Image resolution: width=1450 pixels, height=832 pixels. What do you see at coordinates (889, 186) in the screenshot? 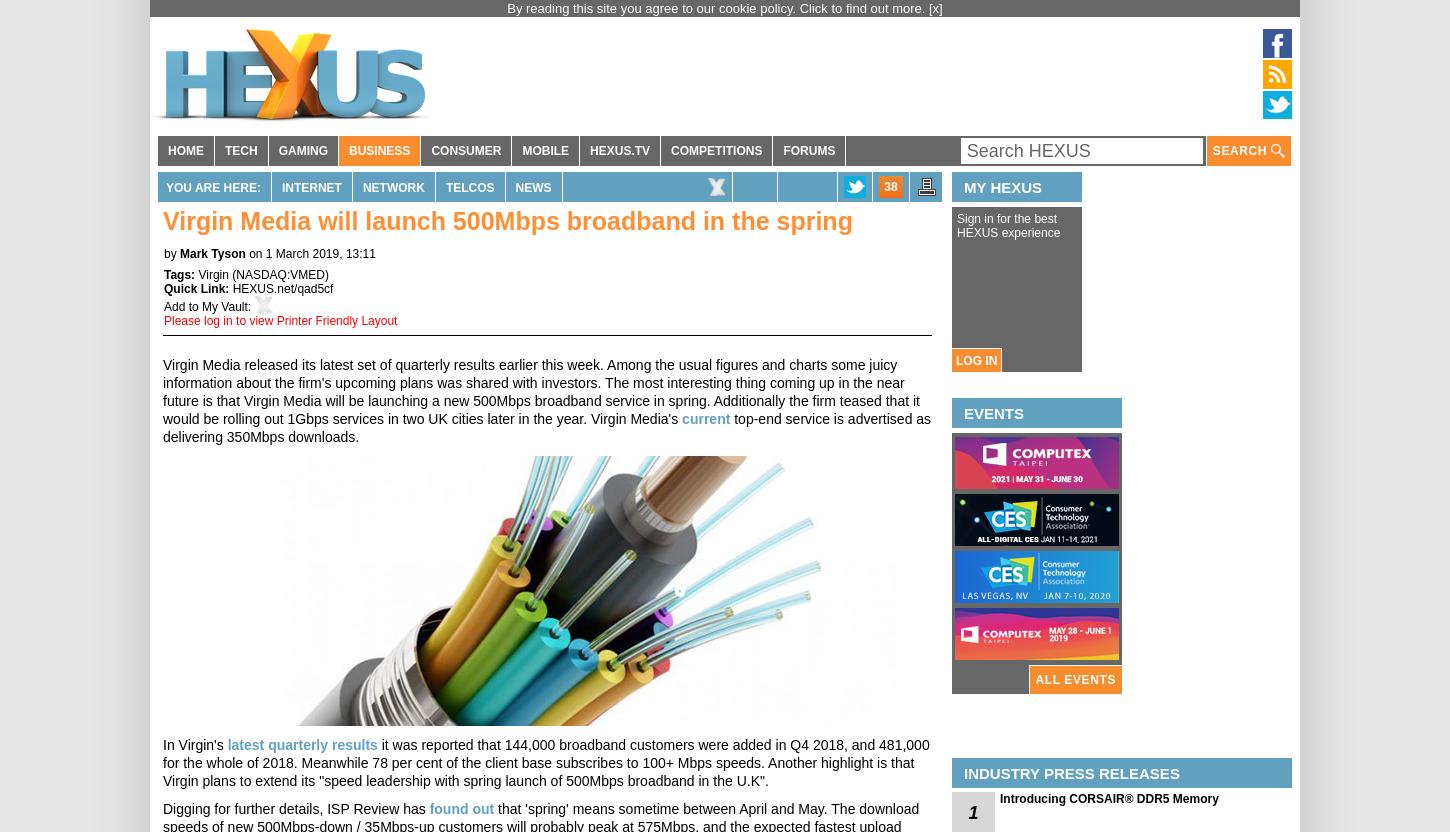
I see `'38'` at bounding box center [889, 186].